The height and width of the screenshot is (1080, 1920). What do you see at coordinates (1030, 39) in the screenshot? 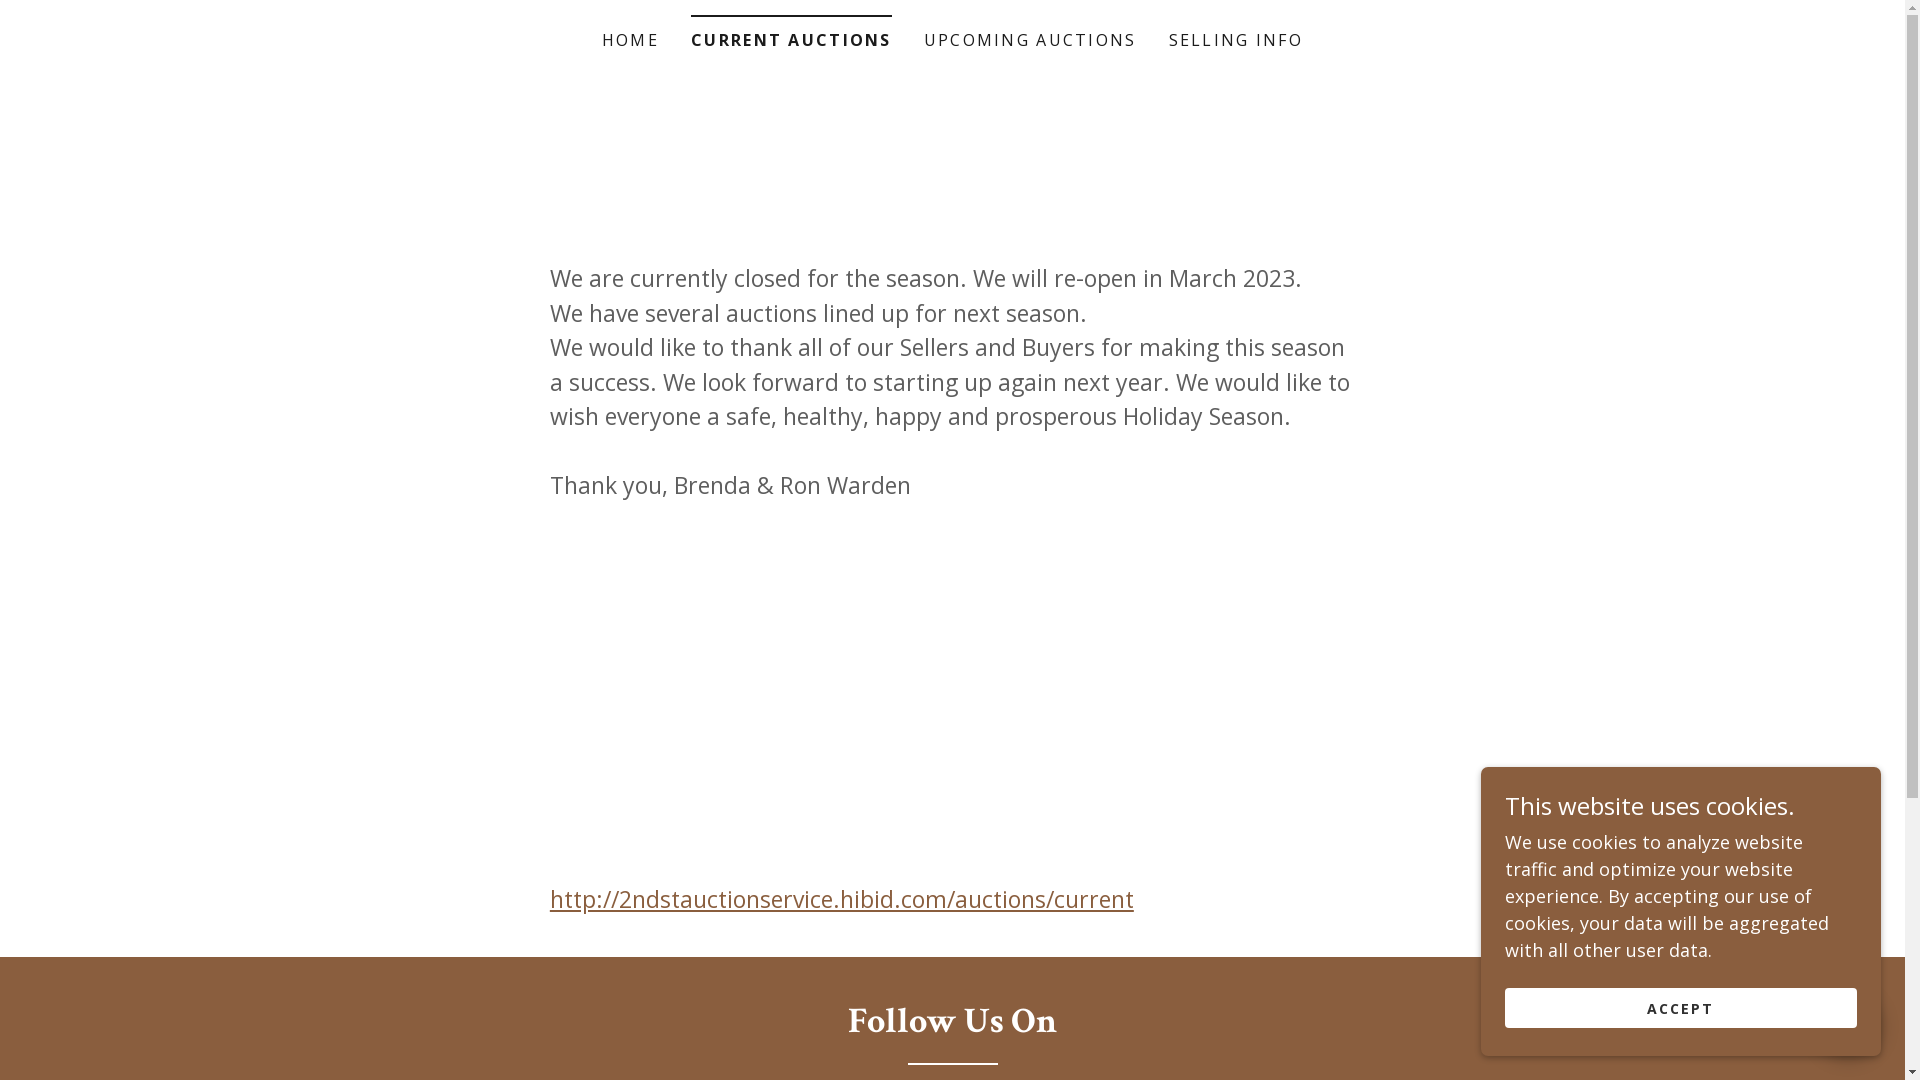
I see `'UPCOMING AUCTIONS'` at bounding box center [1030, 39].